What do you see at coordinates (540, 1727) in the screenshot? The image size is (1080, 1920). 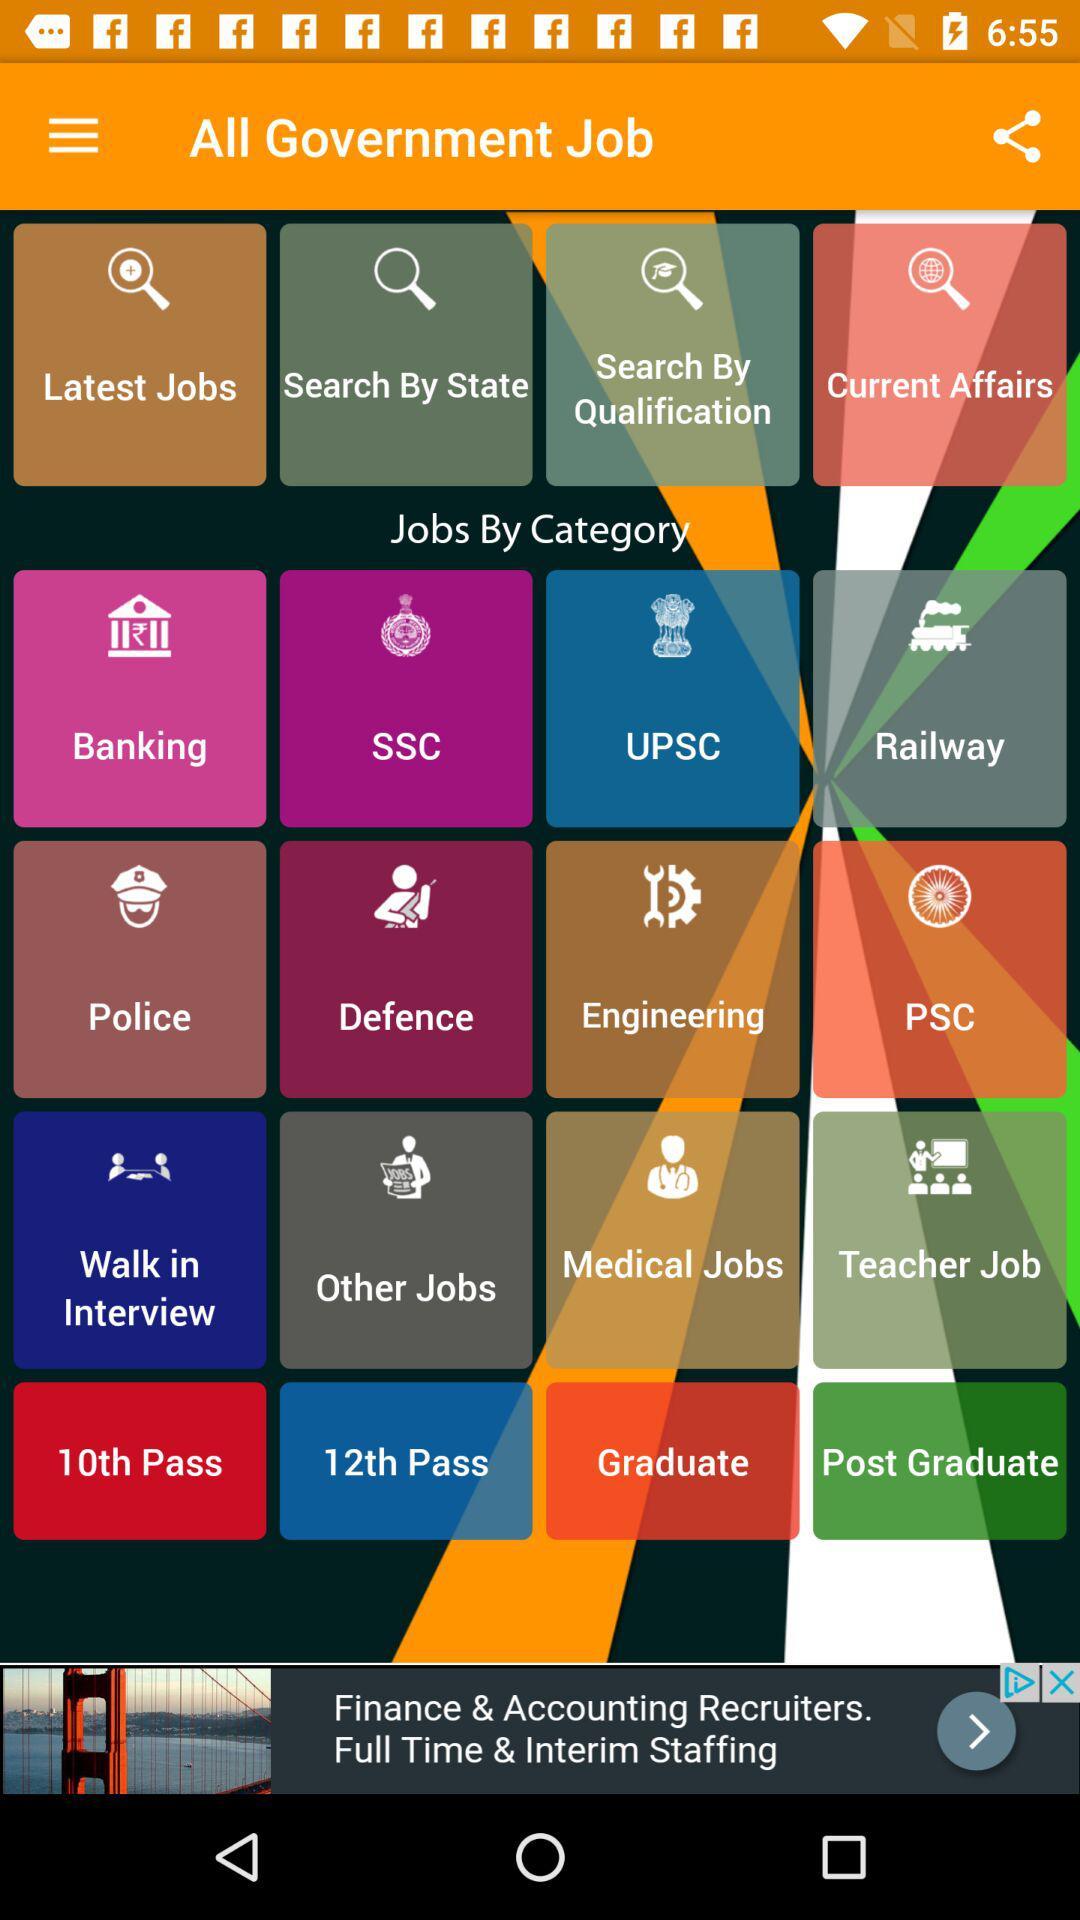 I see `advertisement page` at bounding box center [540, 1727].